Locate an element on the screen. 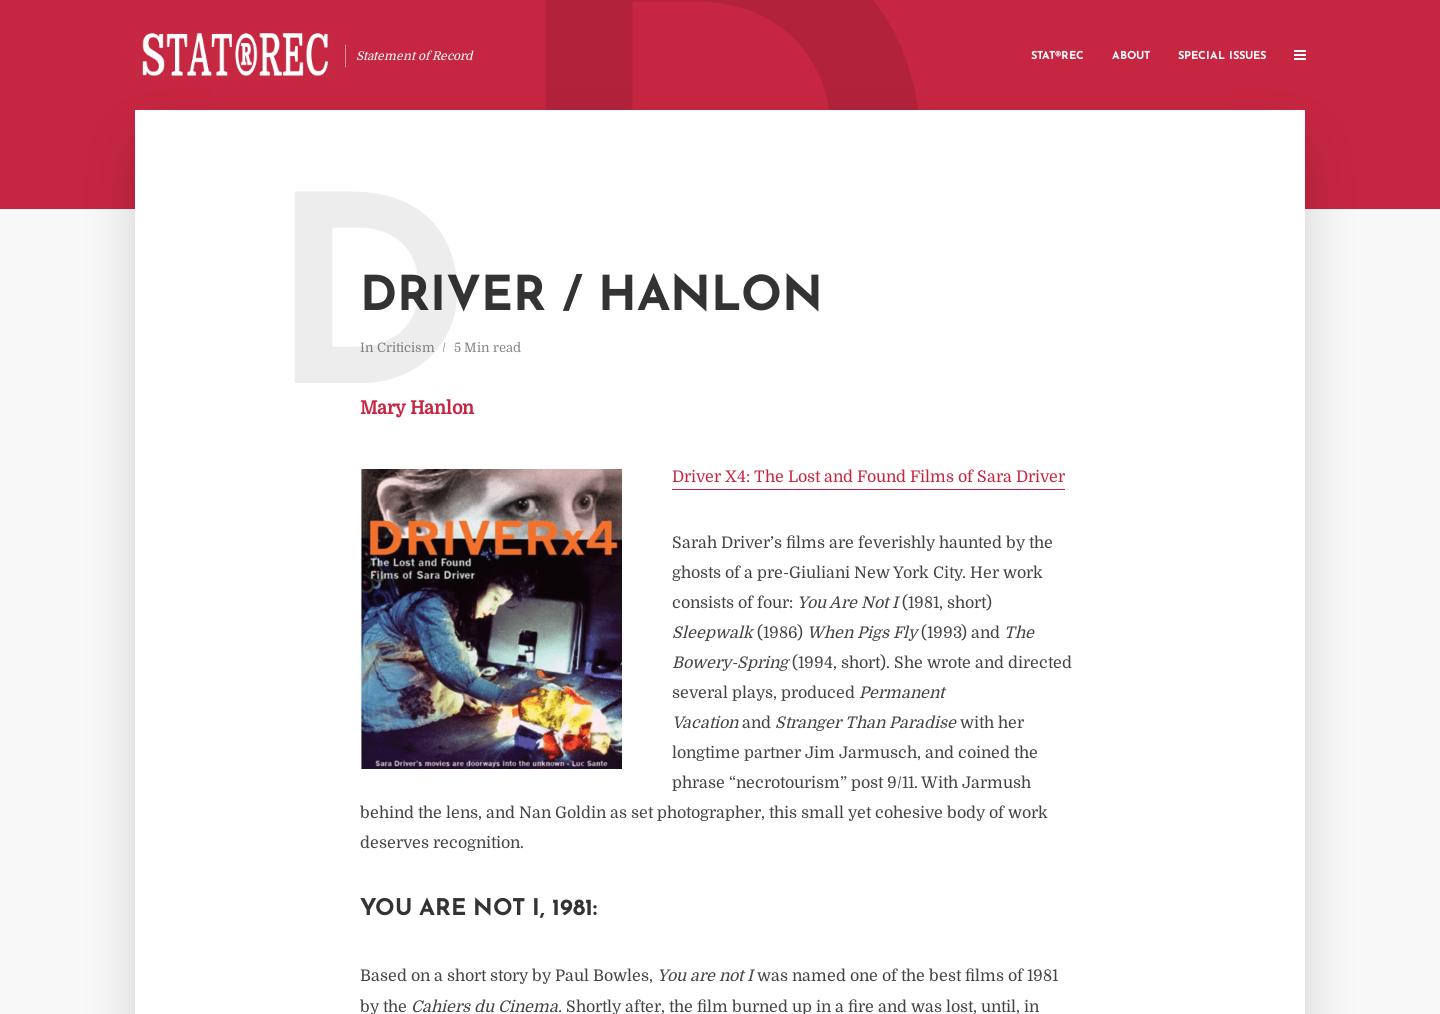  'Stranger Than Paradise' is located at coordinates (864, 721).